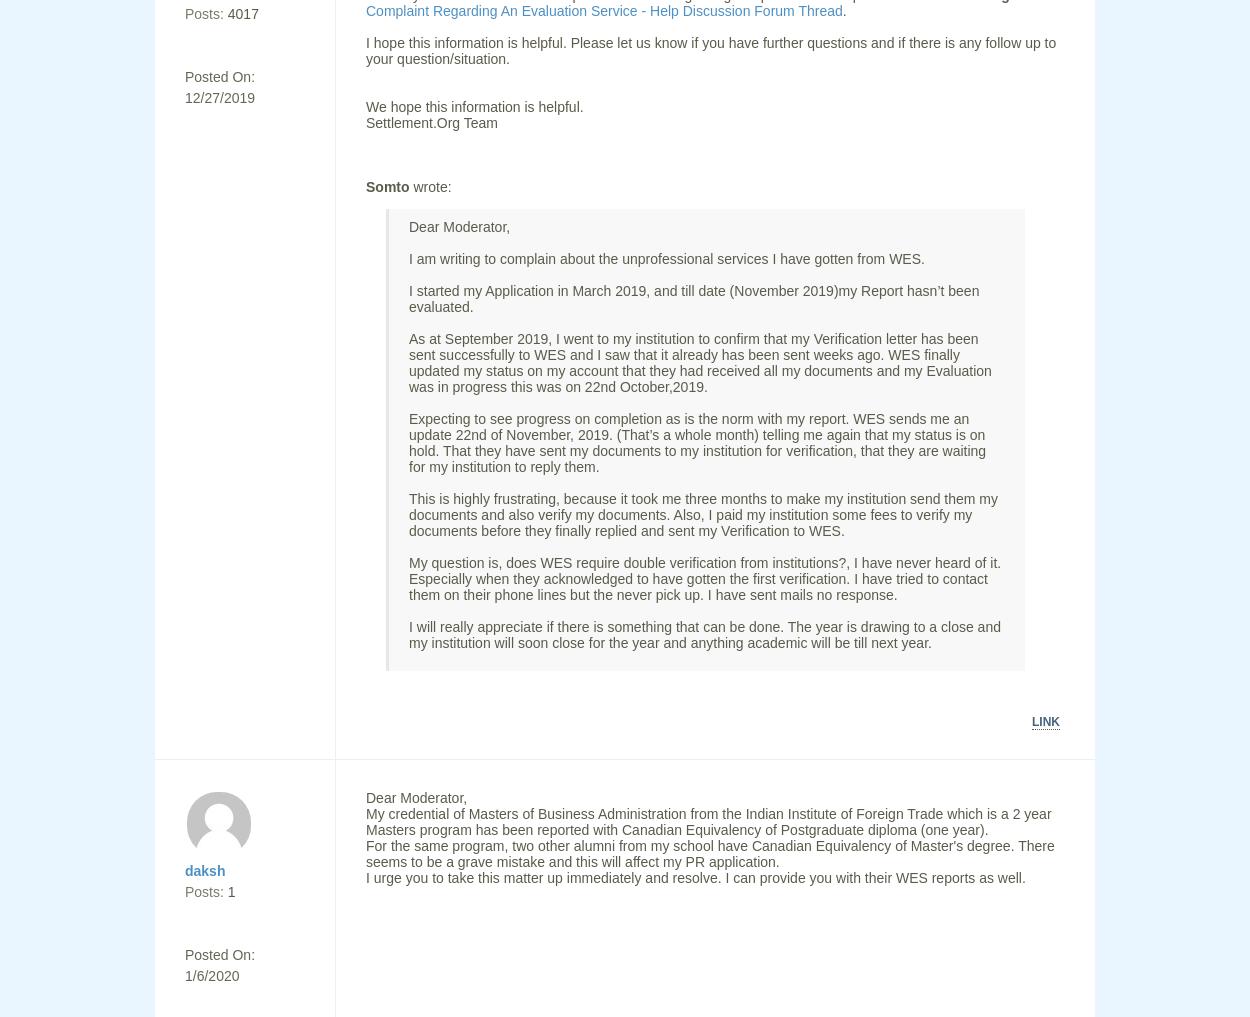 This screenshot has width=1250, height=1017. What do you see at coordinates (204, 870) in the screenshot?
I see `'daksh'` at bounding box center [204, 870].